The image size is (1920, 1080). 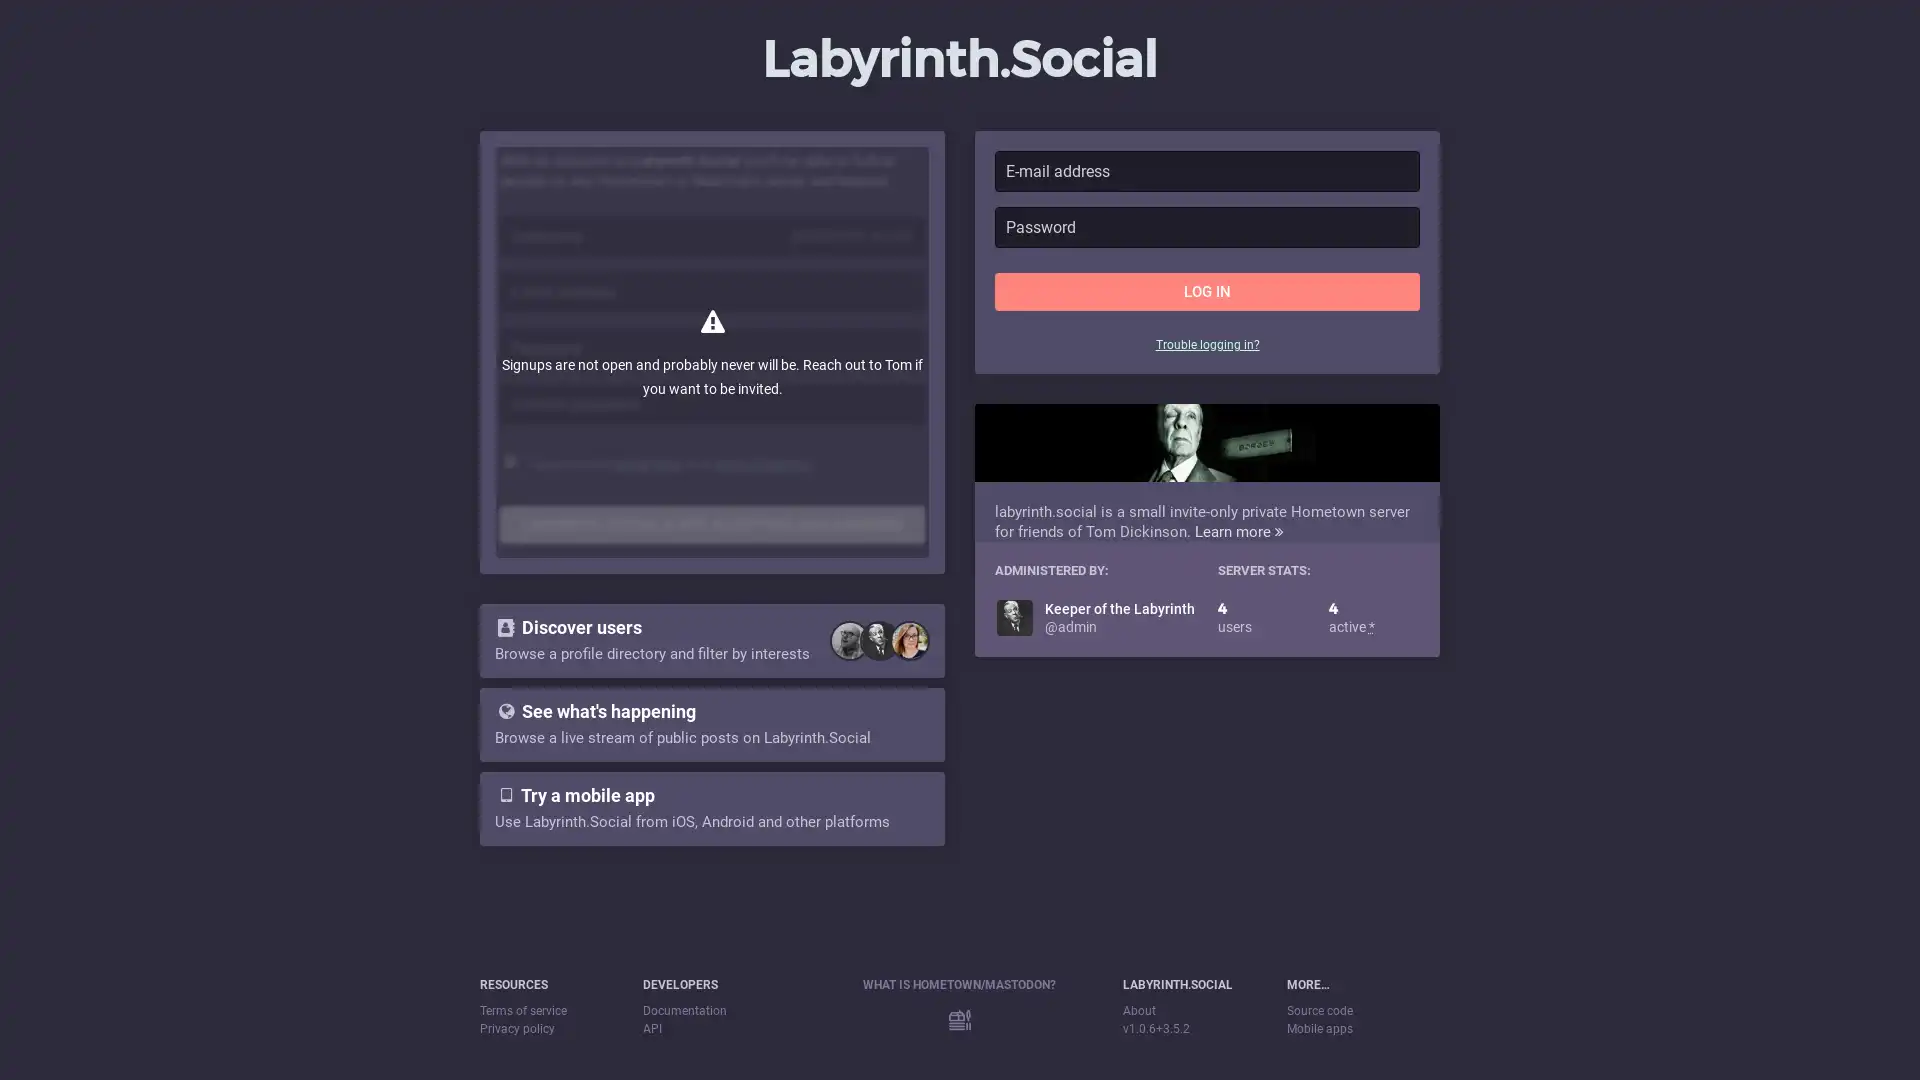 What do you see at coordinates (712, 523) in the screenshot?
I see `LABYRINTH.SOCIAL IS NOT ACCEPTING NEW MEMBERS` at bounding box center [712, 523].